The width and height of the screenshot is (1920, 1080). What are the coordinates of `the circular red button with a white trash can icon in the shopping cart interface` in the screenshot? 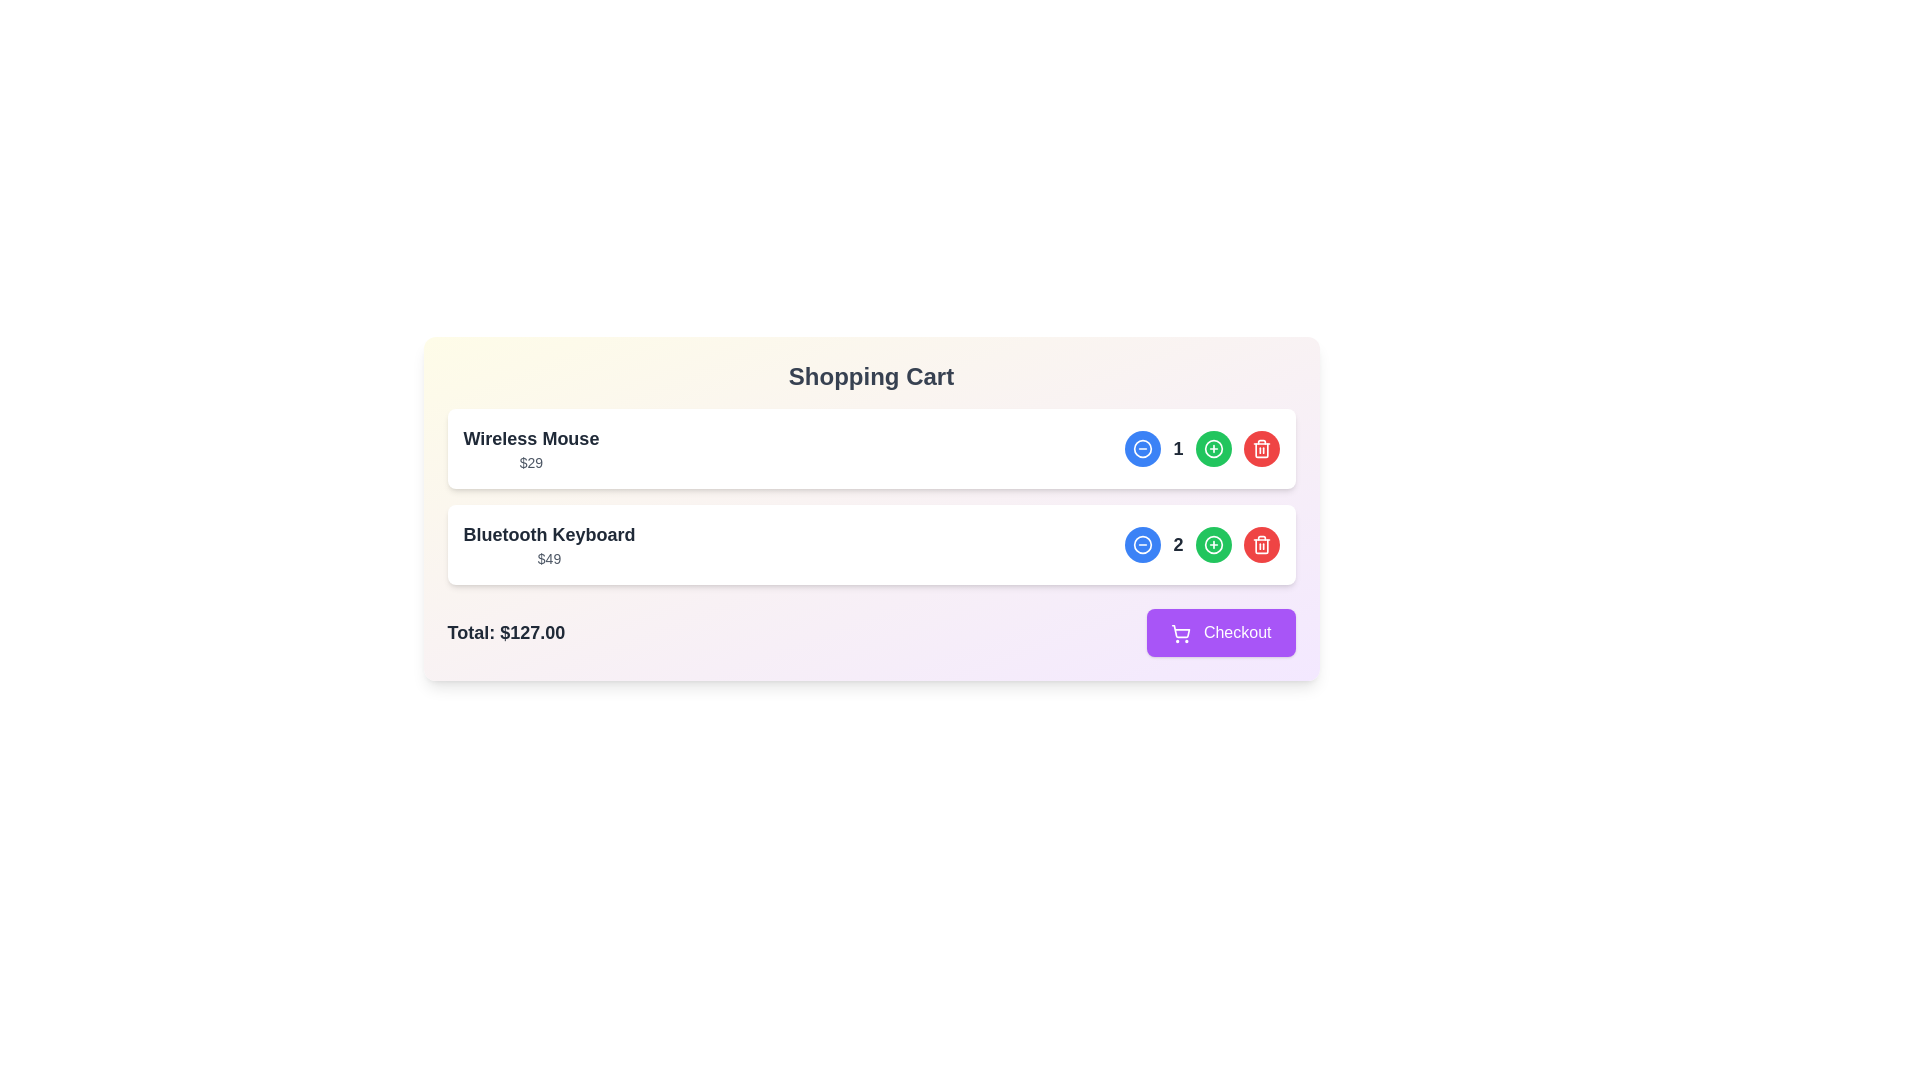 It's located at (1260, 544).